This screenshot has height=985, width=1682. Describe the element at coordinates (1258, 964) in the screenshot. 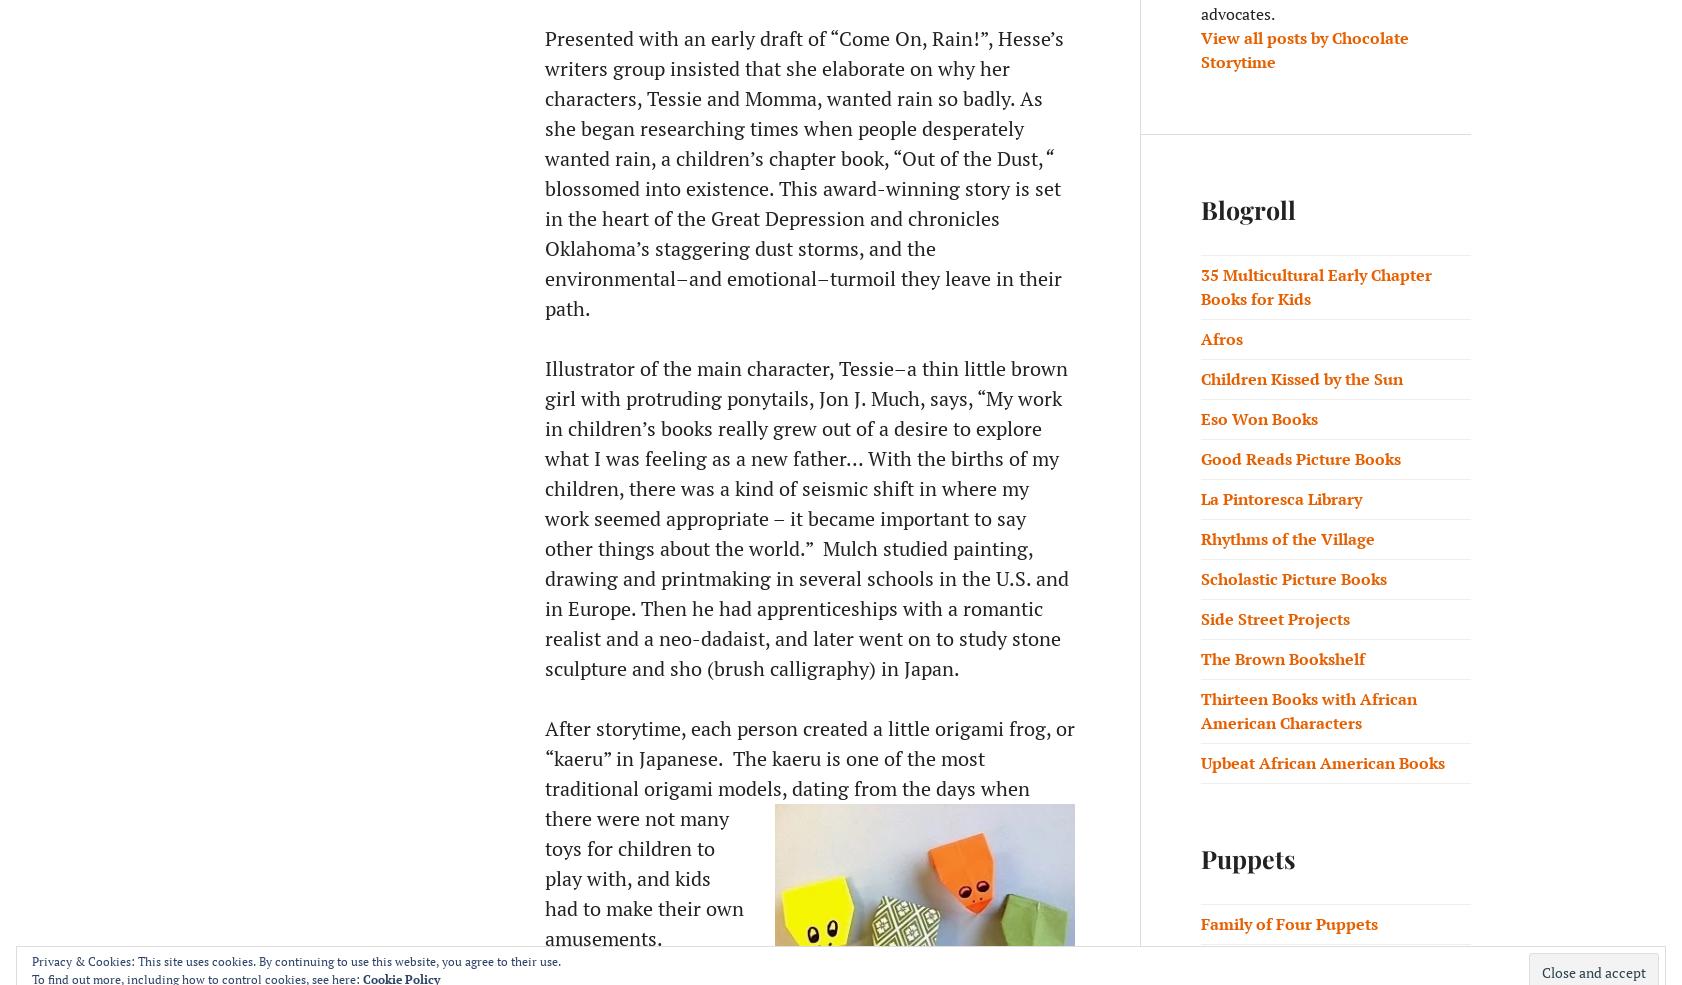

I see `'Family Puppets'` at that location.